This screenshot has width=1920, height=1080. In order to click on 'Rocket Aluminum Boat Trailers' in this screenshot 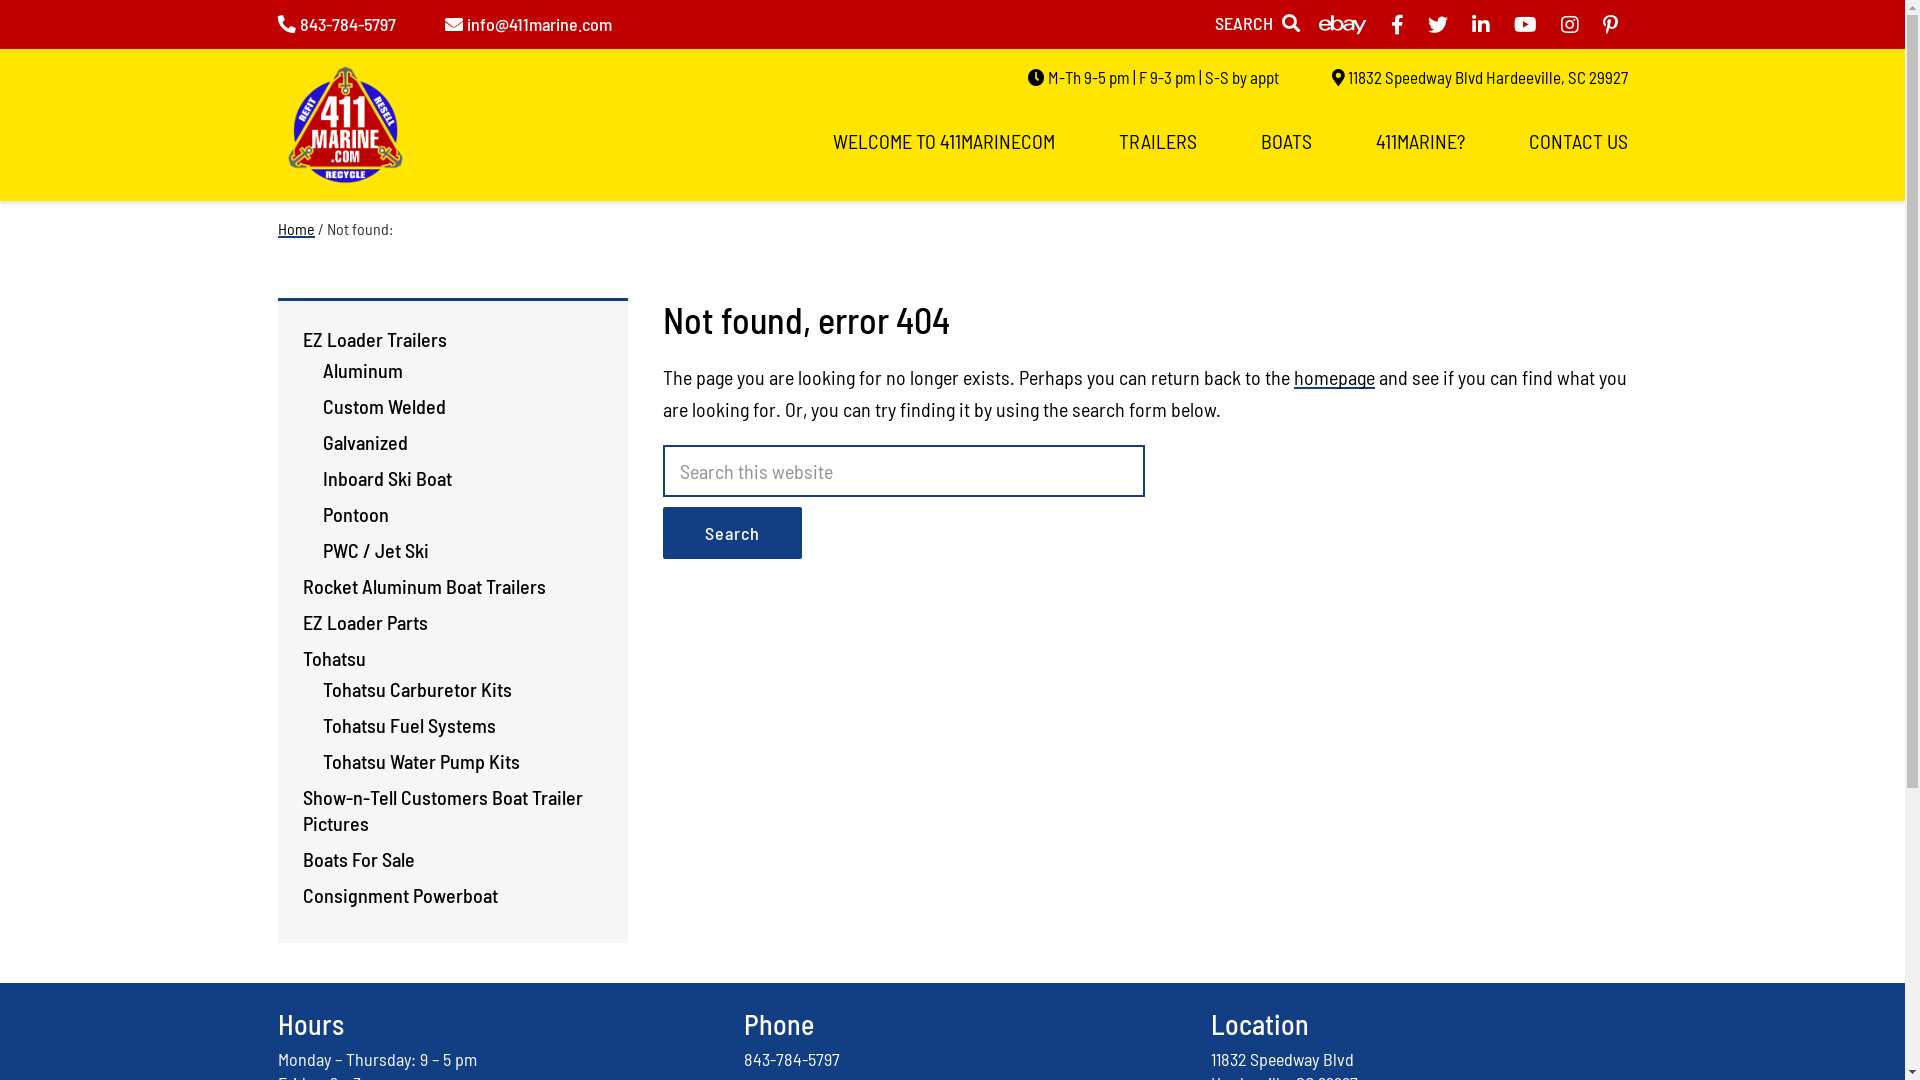, I will do `click(301, 585)`.